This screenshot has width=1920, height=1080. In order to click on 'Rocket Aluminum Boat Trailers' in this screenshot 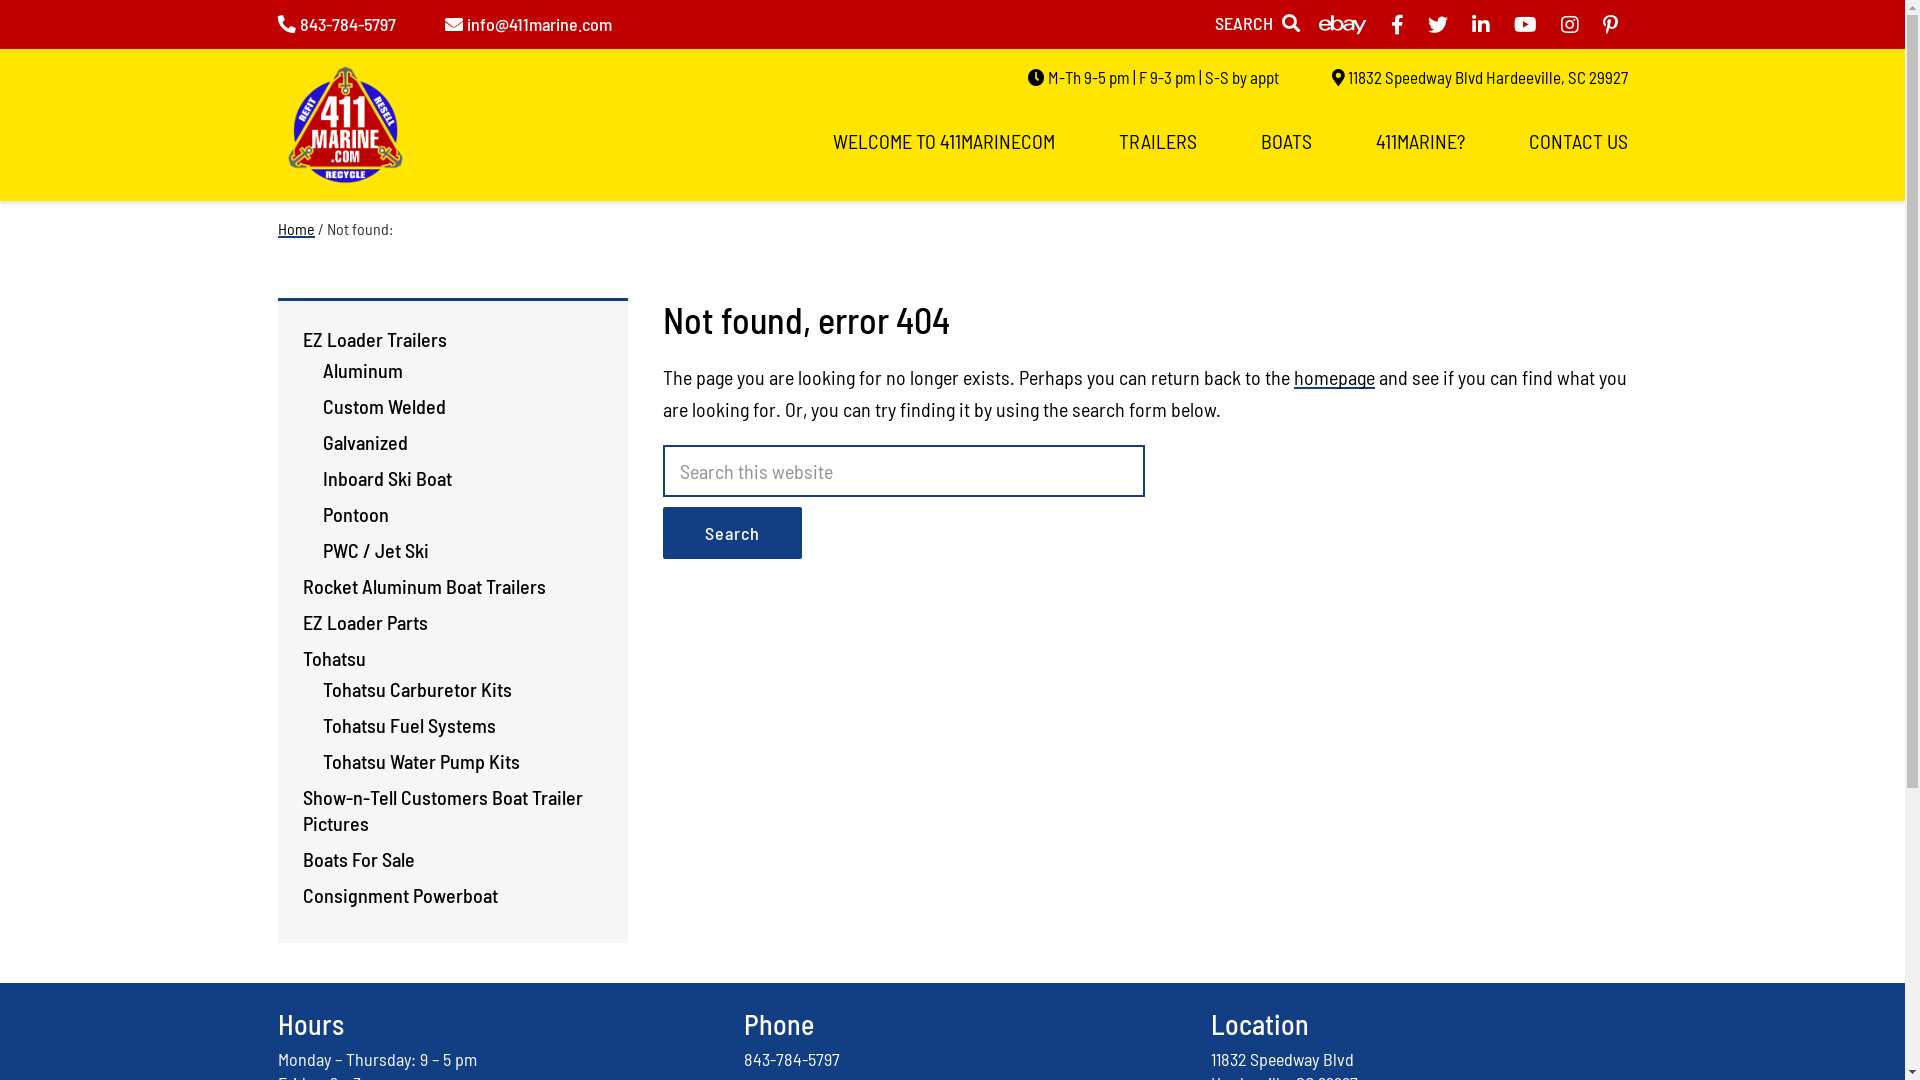, I will do `click(301, 585)`.